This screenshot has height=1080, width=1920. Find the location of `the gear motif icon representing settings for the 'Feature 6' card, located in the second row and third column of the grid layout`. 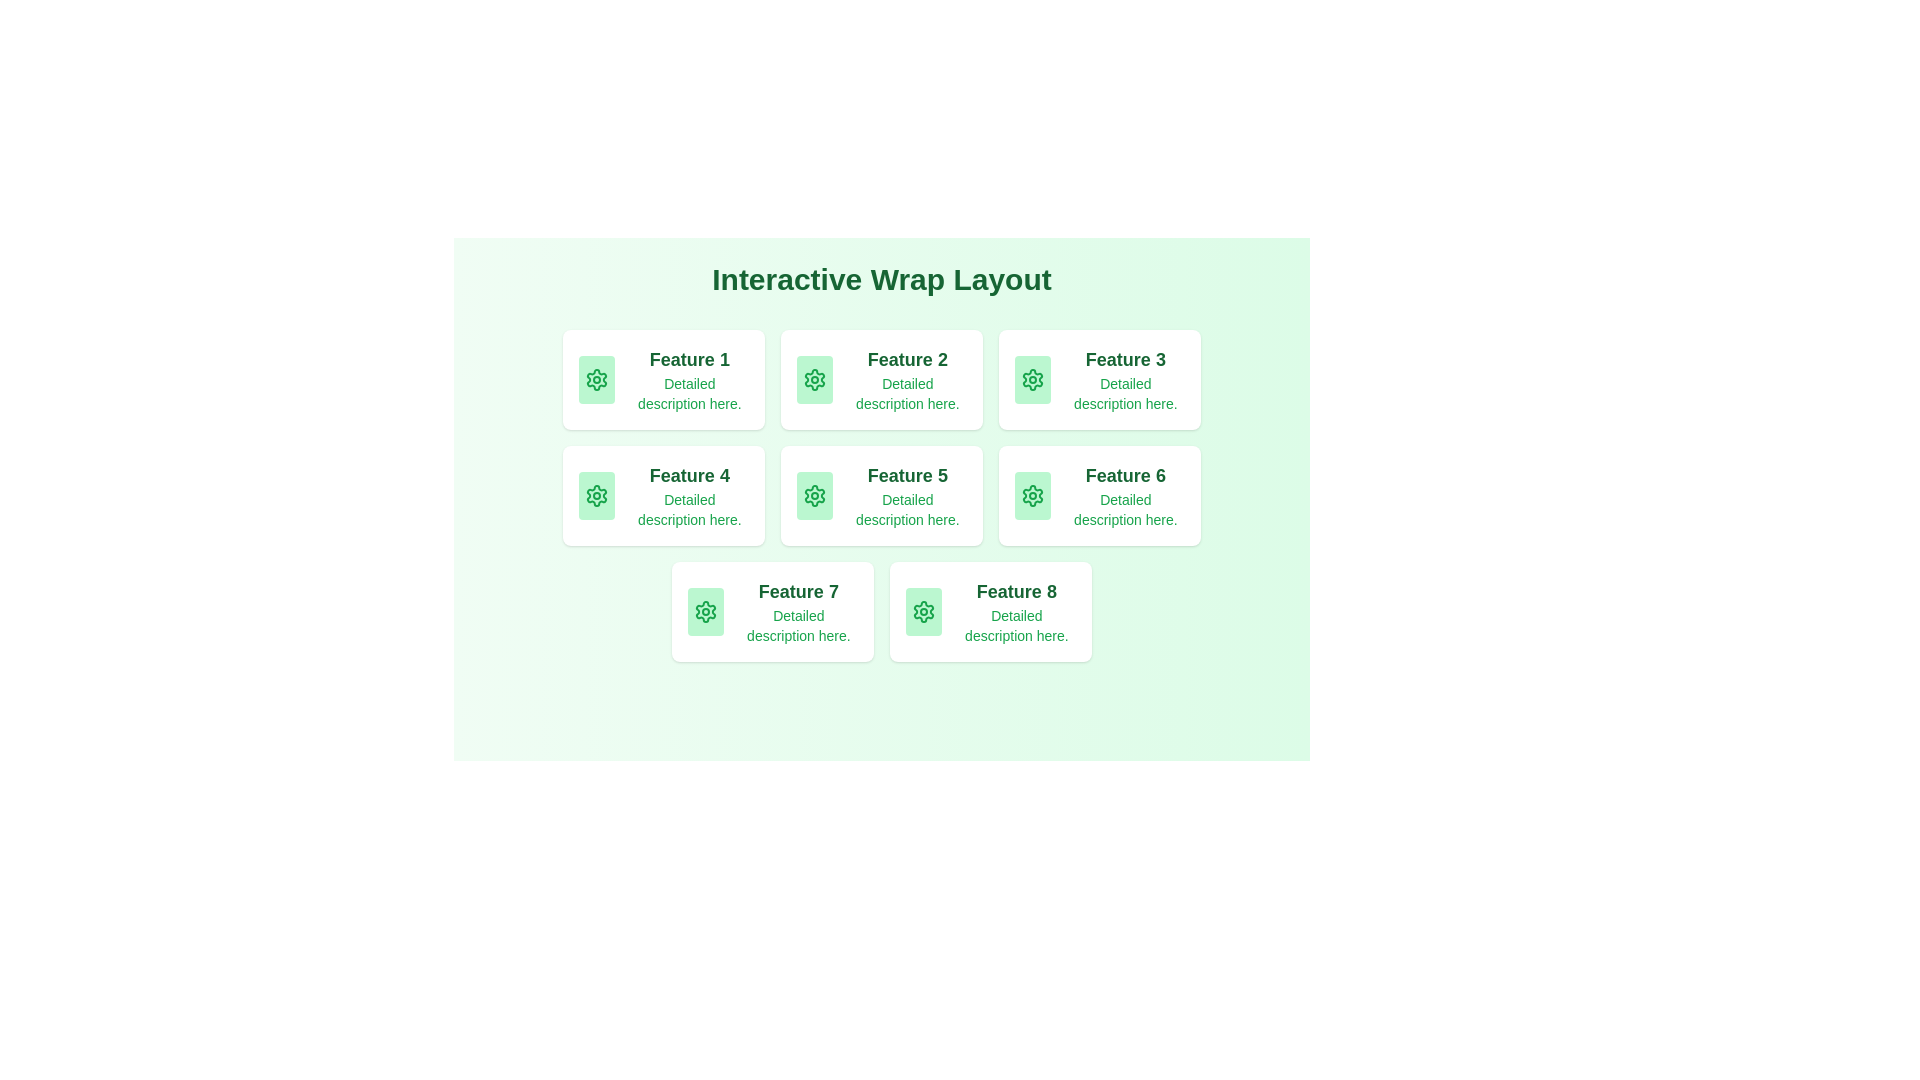

the gear motif icon representing settings for the 'Feature 6' card, located in the second row and third column of the grid layout is located at coordinates (1032, 495).